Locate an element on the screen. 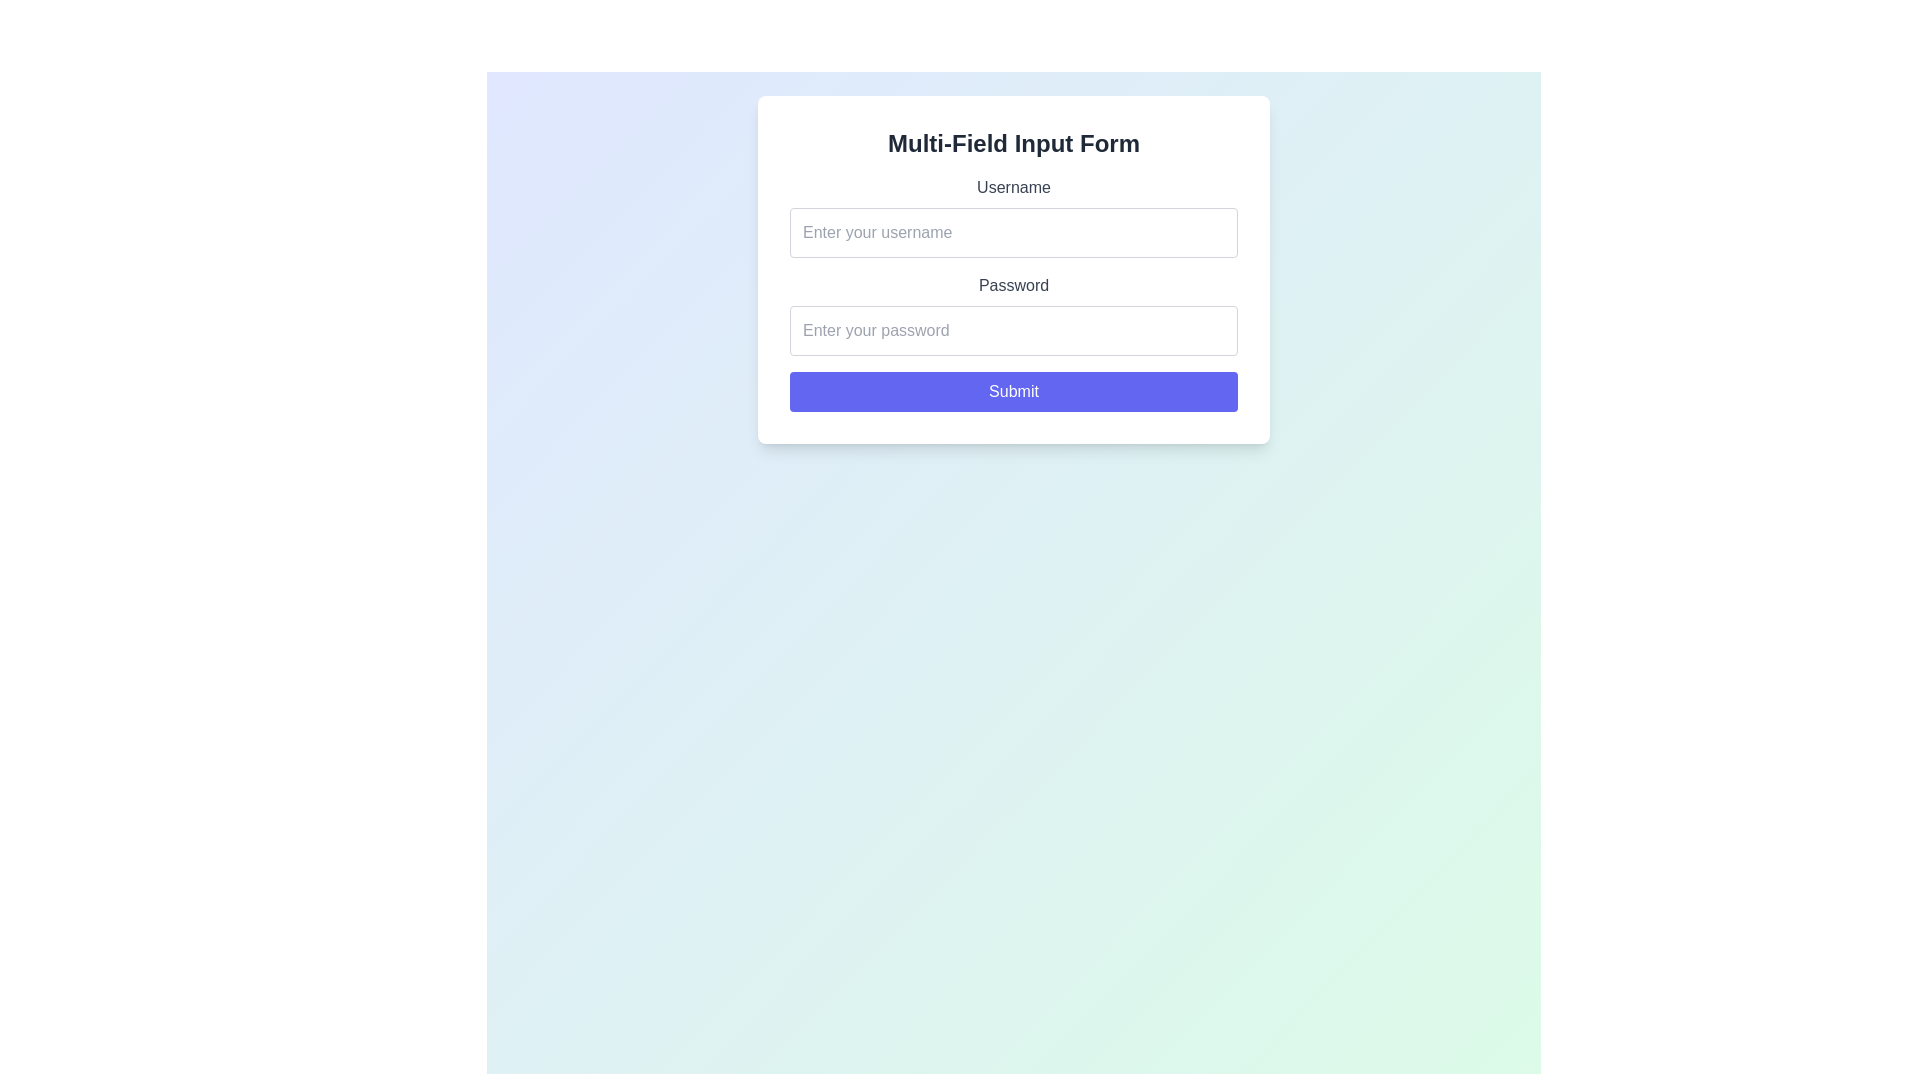 Image resolution: width=1920 pixels, height=1080 pixels. the indigo 'Submit' button with white text located at the bottom of the form is located at coordinates (1013, 392).